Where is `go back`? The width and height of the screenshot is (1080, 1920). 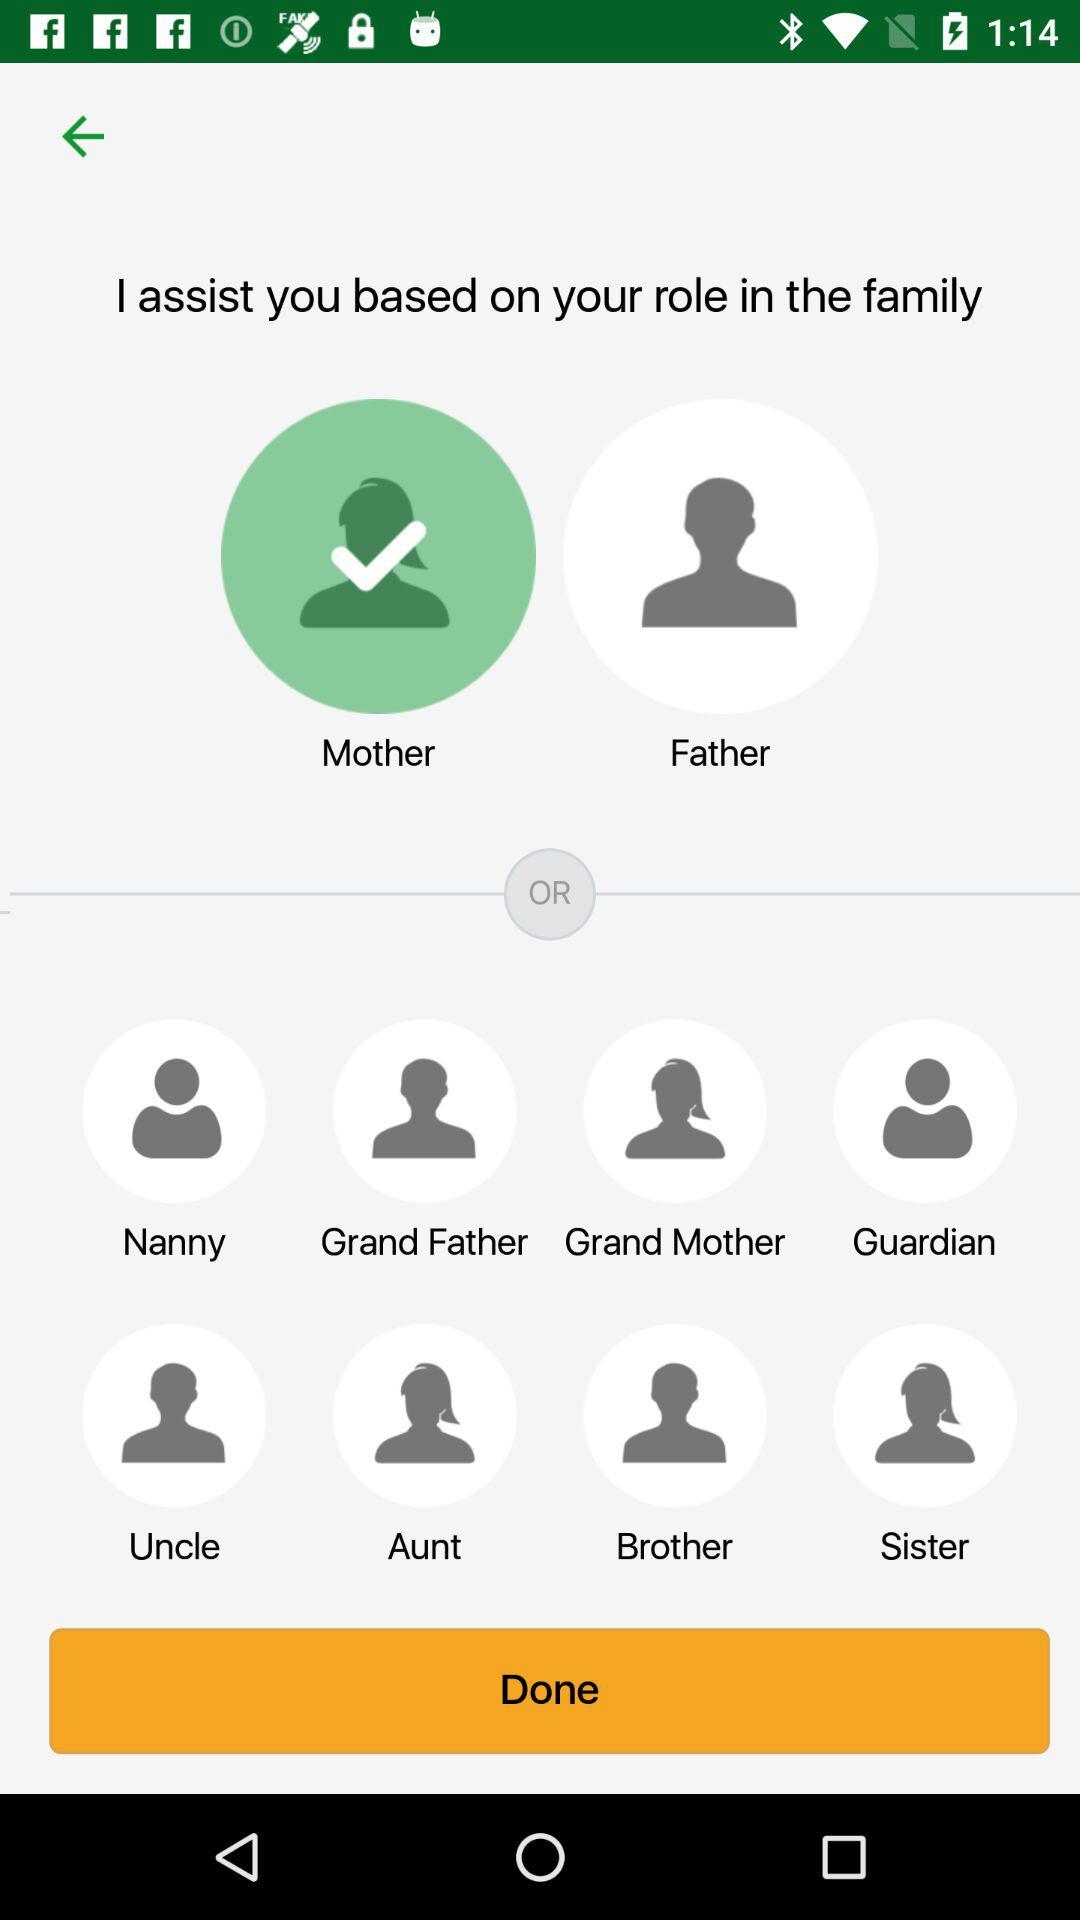 go back is located at coordinates (72, 135).